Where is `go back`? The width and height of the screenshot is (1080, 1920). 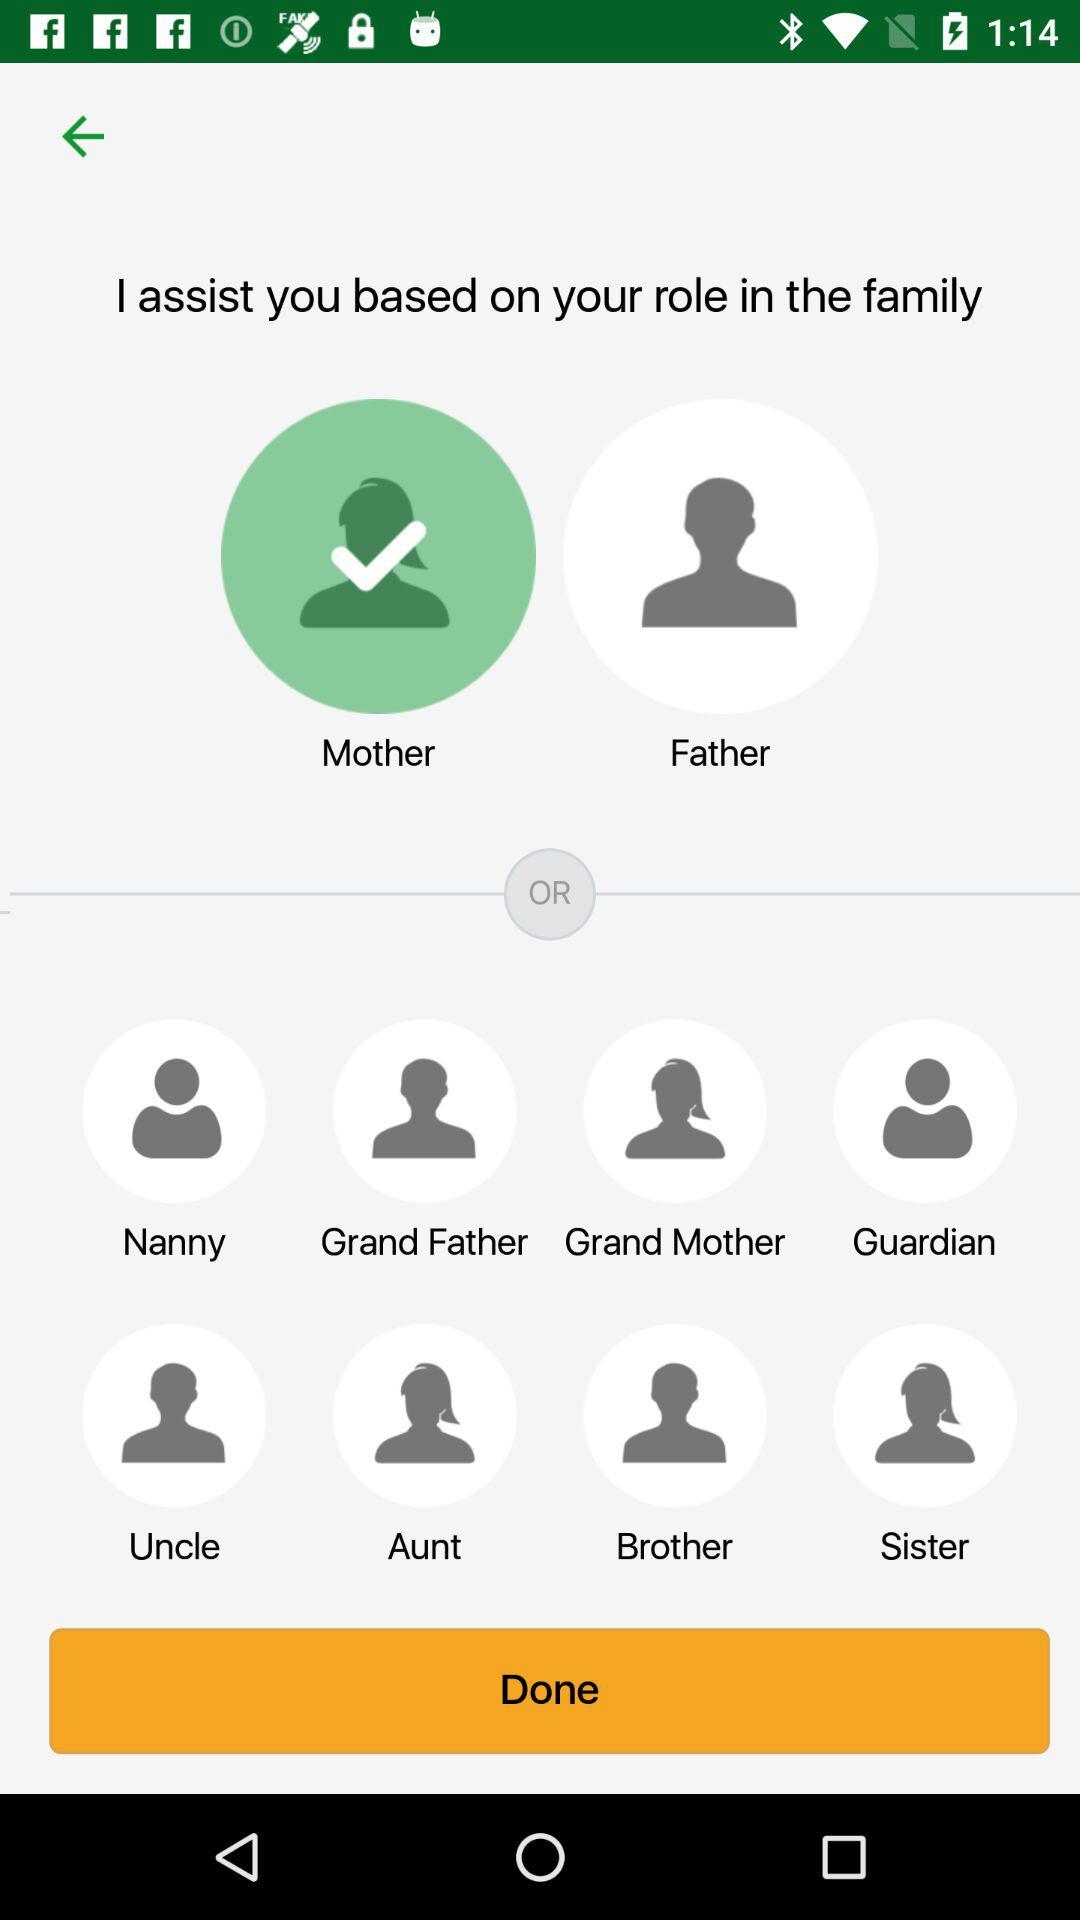 go back is located at coordinates (72, 135).